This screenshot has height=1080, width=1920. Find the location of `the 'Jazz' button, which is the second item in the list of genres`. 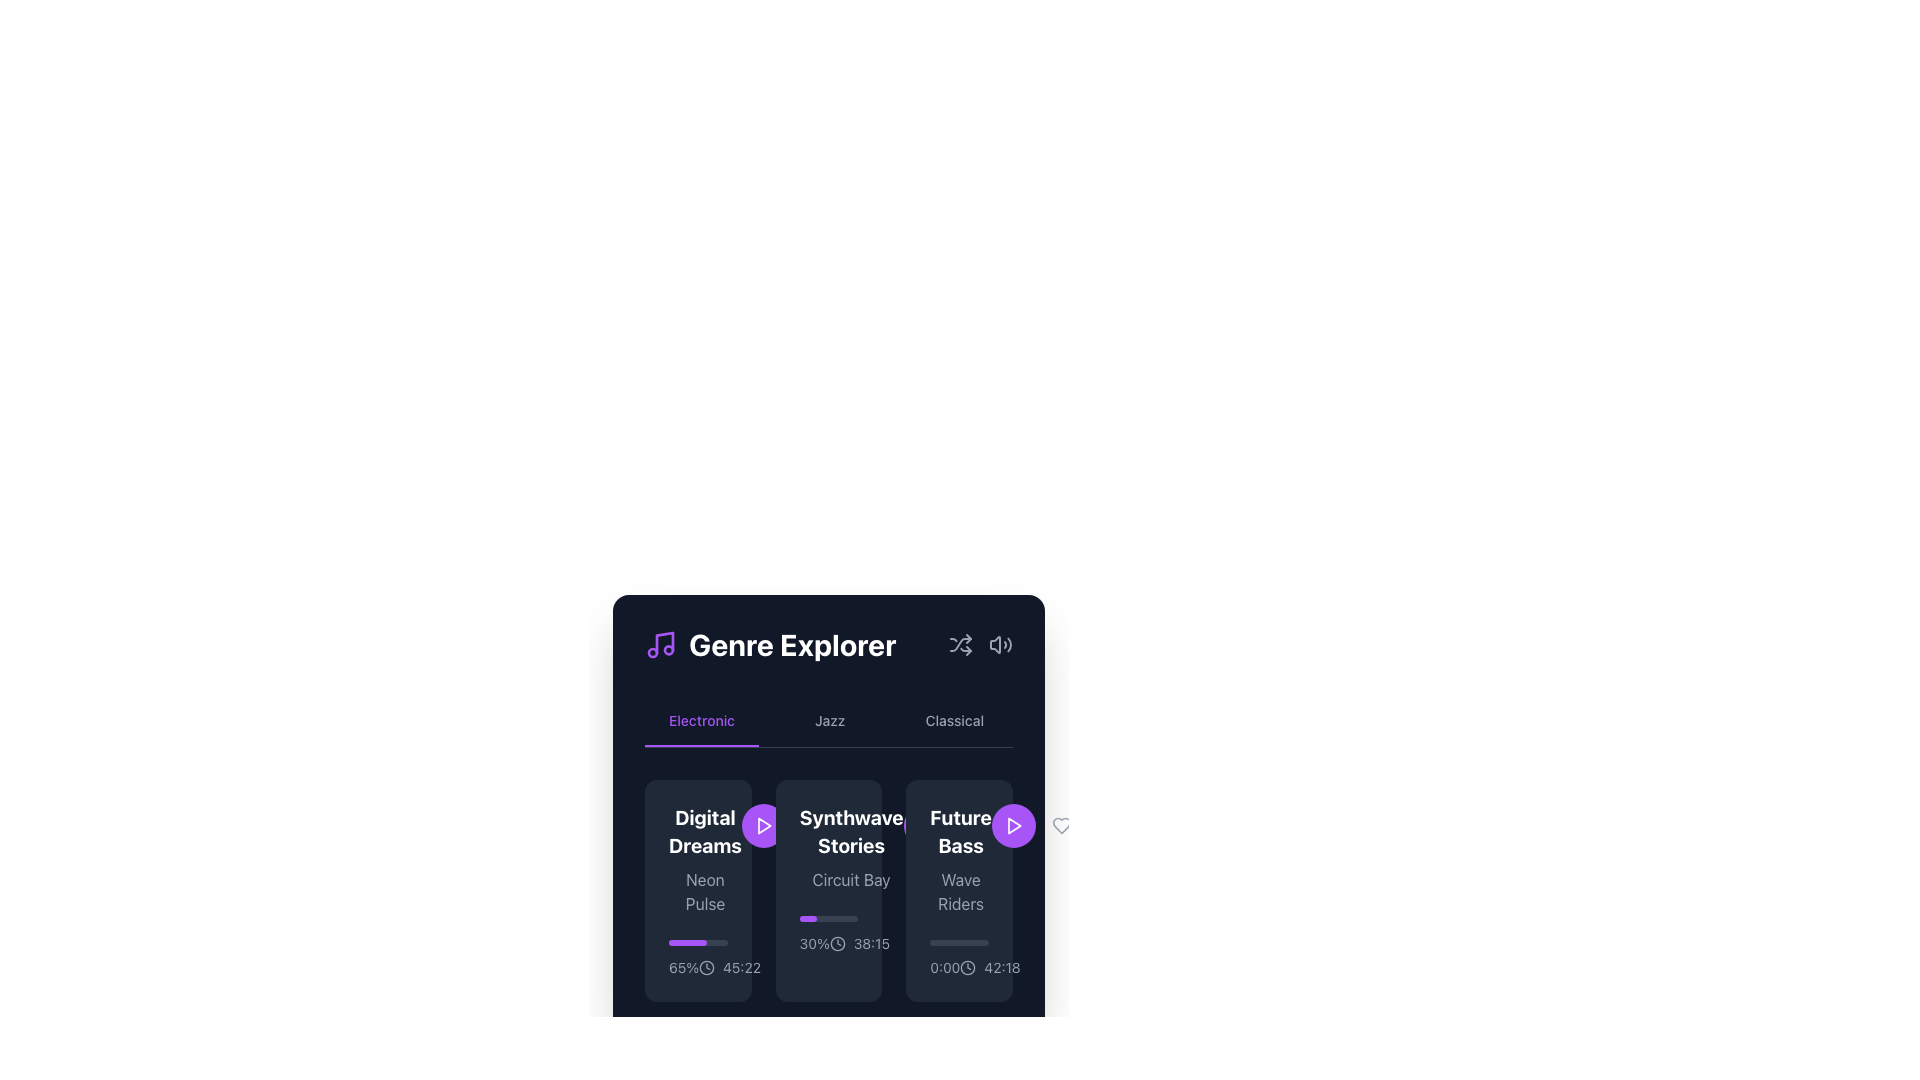

the 'Jazz' button, which is the second item in the list of genres is located at coordinates (829, 721).